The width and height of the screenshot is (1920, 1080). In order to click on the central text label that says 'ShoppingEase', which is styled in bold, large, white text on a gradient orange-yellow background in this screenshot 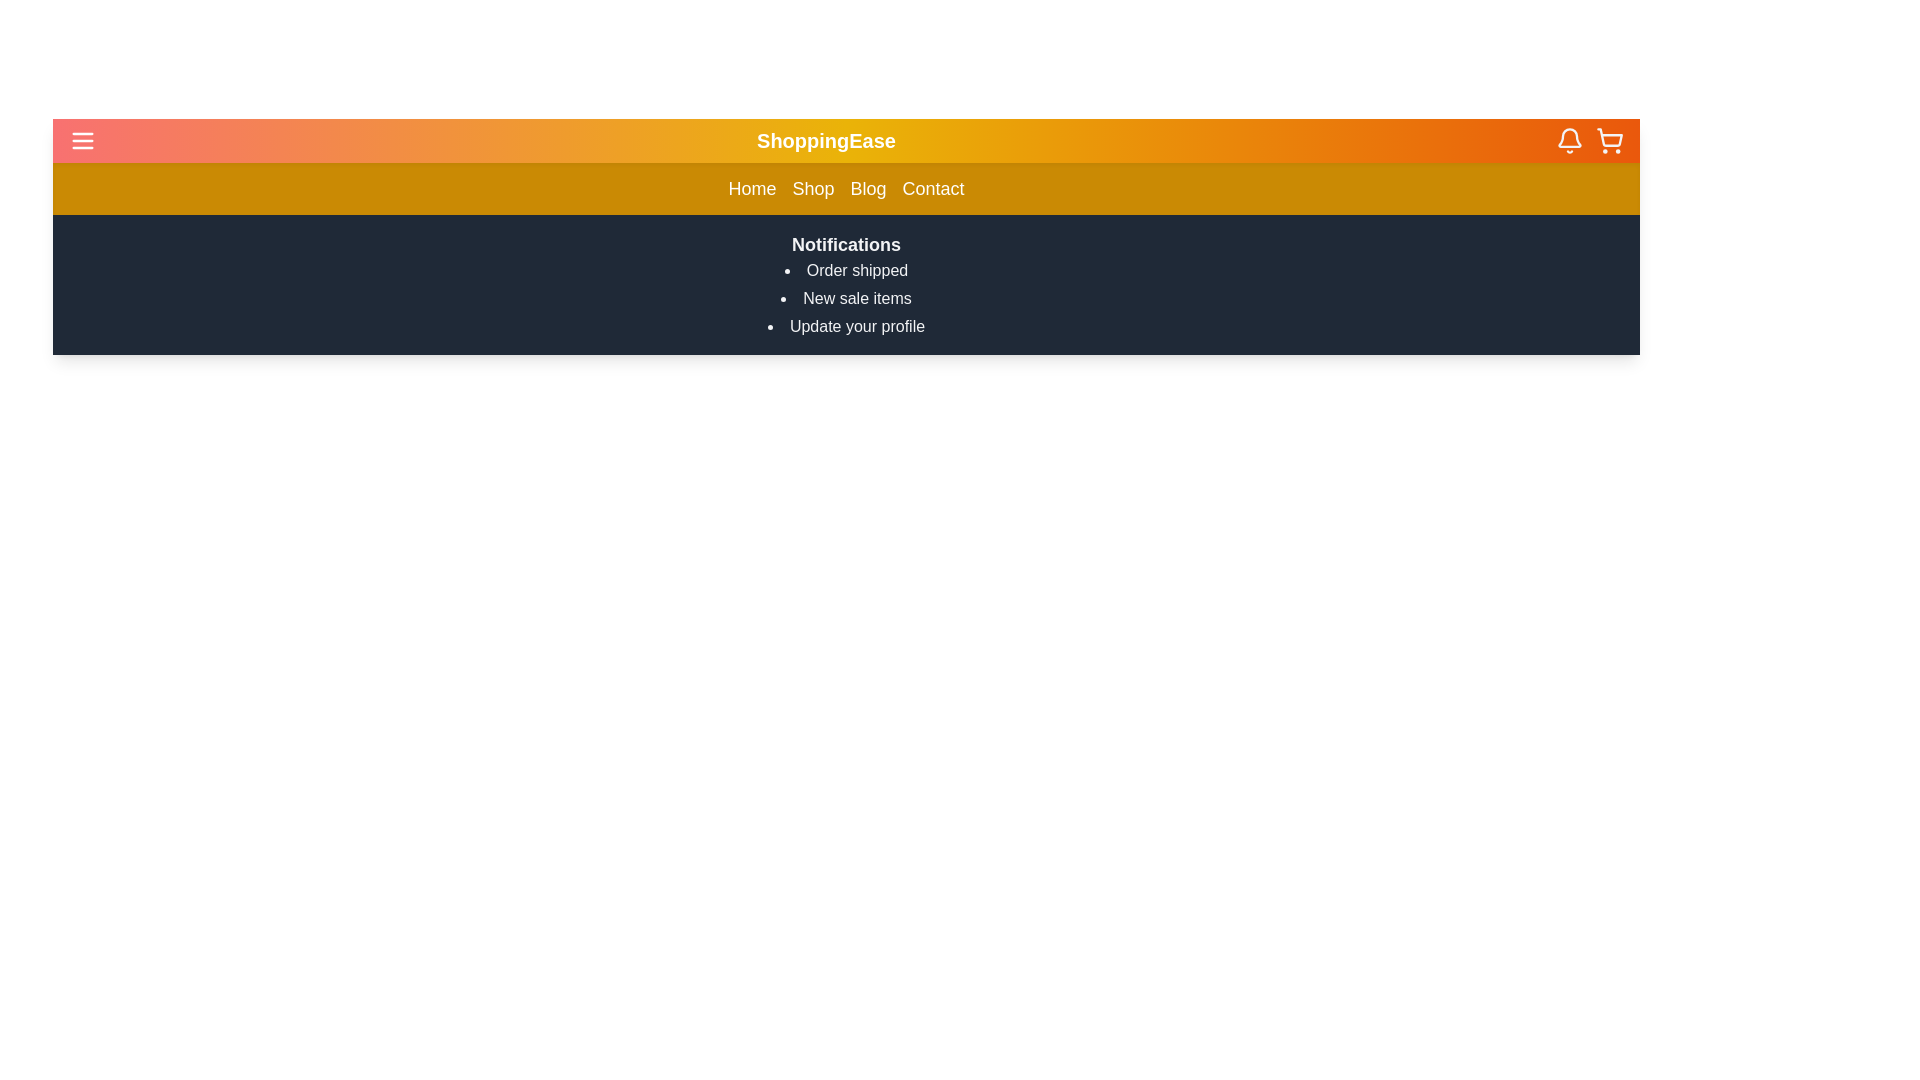, I will do `click(846, 140)`.